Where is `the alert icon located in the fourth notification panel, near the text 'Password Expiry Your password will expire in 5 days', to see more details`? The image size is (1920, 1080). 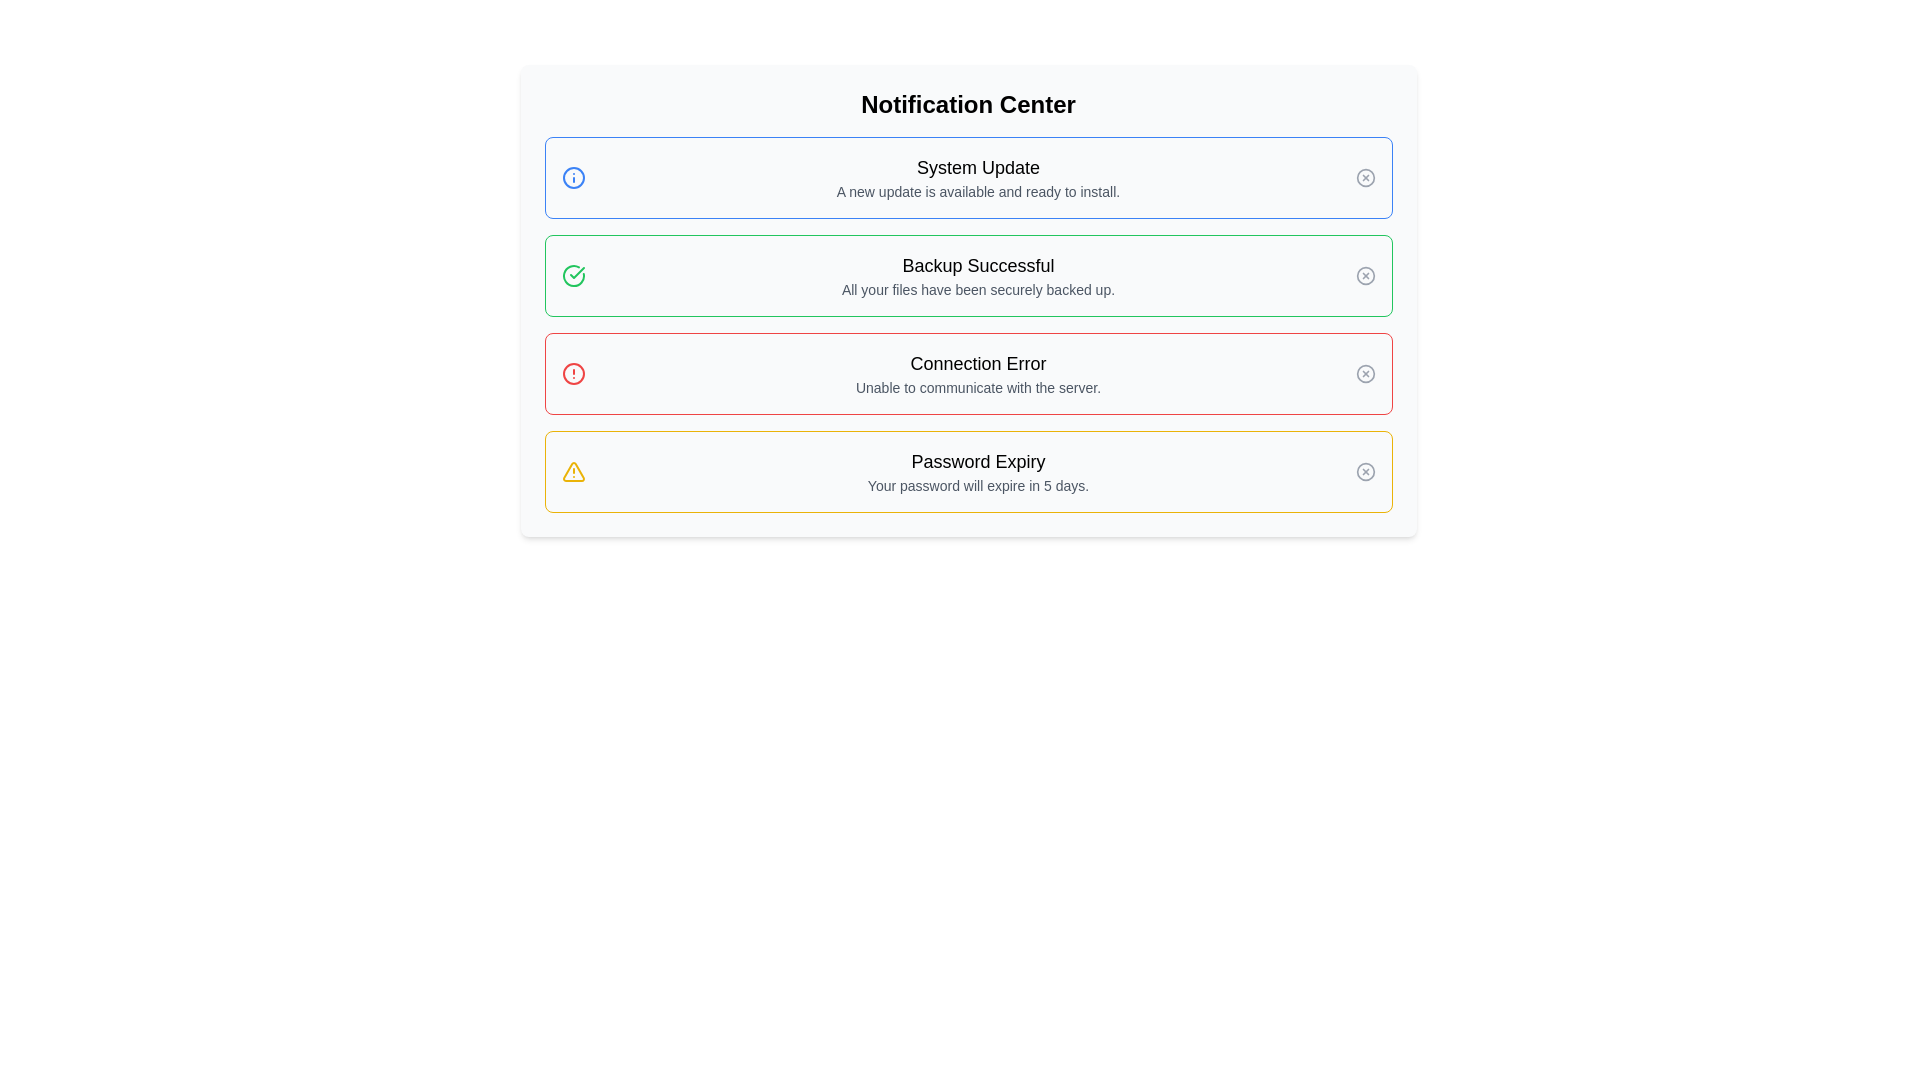 the alert icon located in the fourth notification panel, near the text 'Password Expiry Your password will expire in 5 days', to see more details is located at coordinates (572, 471).